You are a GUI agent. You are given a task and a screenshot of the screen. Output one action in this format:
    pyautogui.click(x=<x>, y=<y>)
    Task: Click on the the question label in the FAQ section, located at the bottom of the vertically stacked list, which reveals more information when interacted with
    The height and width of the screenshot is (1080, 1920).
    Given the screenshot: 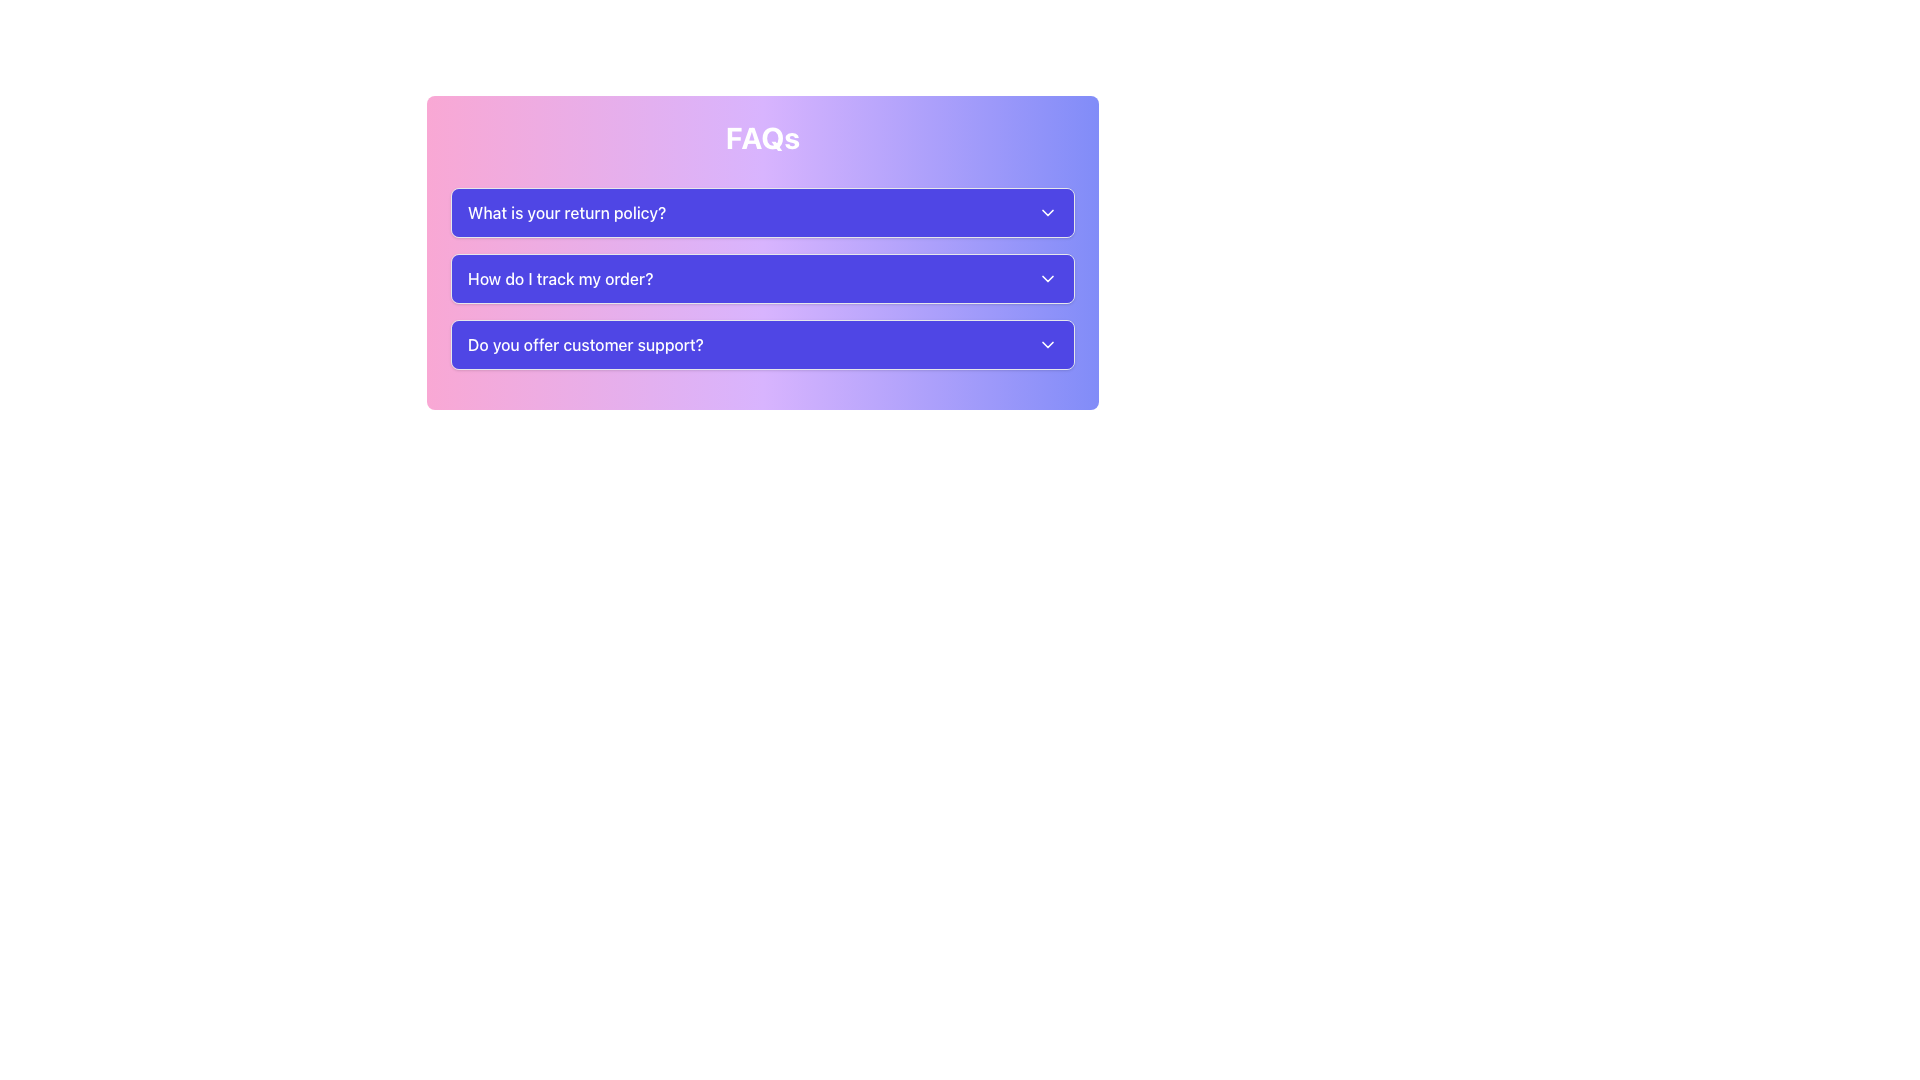 What is the action you would take?
    pyautogui.click(x=584, y=343)
    